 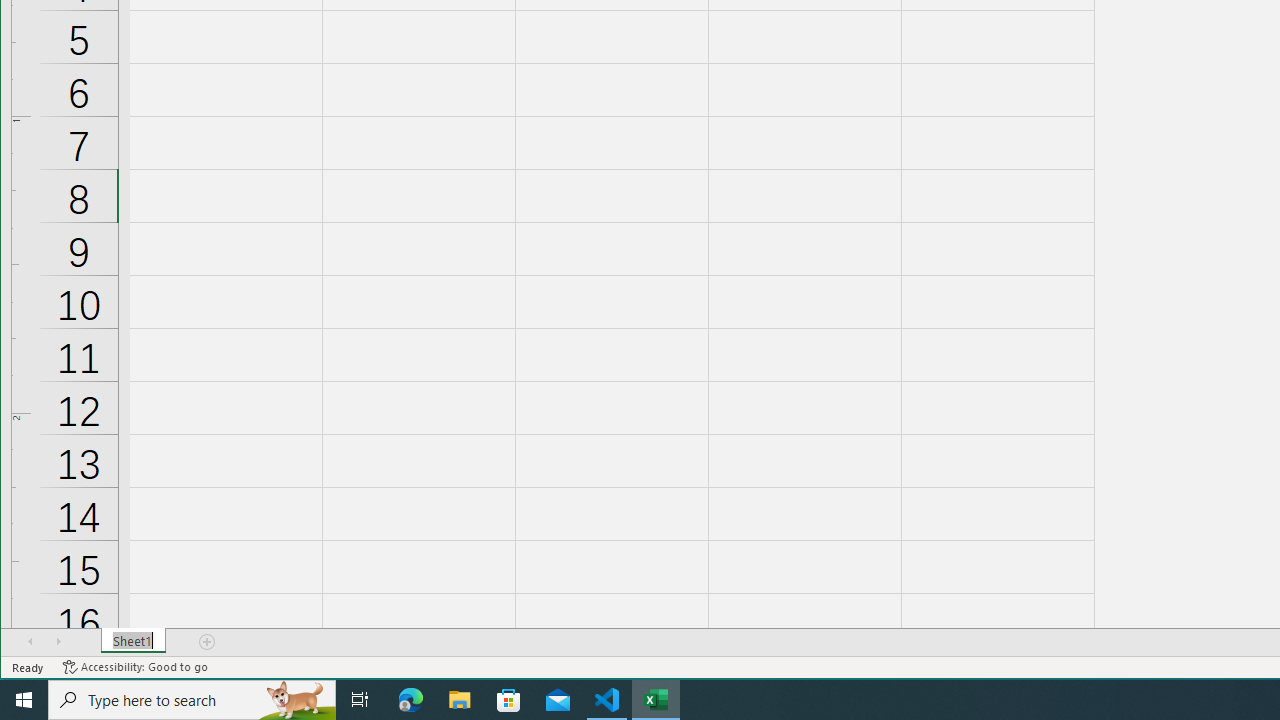 I want to click on 'Start', so click(x=24, y=698).